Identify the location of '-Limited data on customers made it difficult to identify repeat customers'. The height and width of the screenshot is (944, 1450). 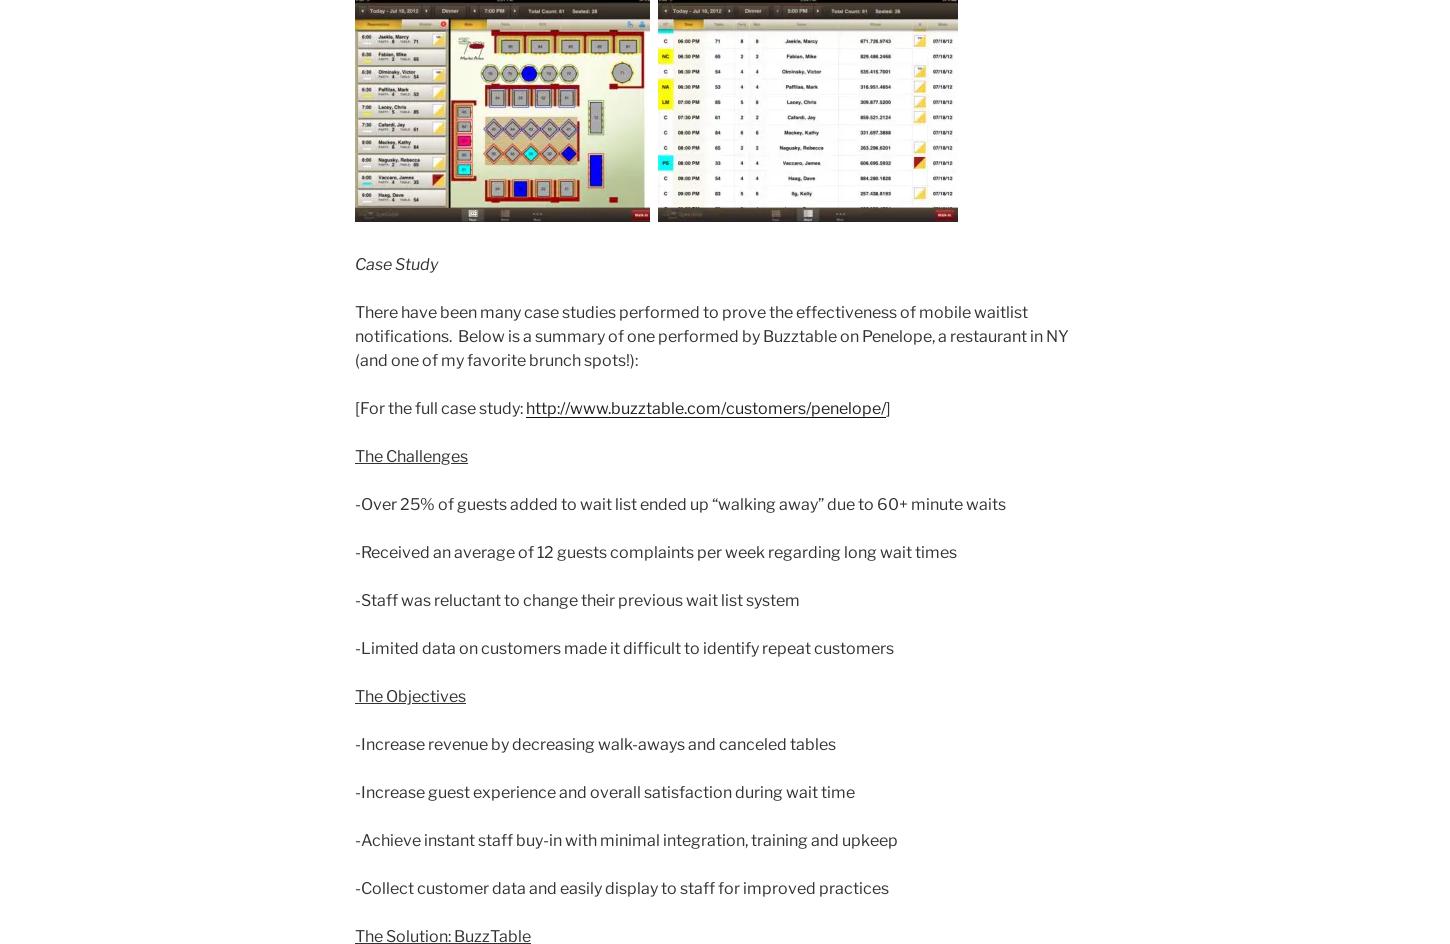
(623, 648).